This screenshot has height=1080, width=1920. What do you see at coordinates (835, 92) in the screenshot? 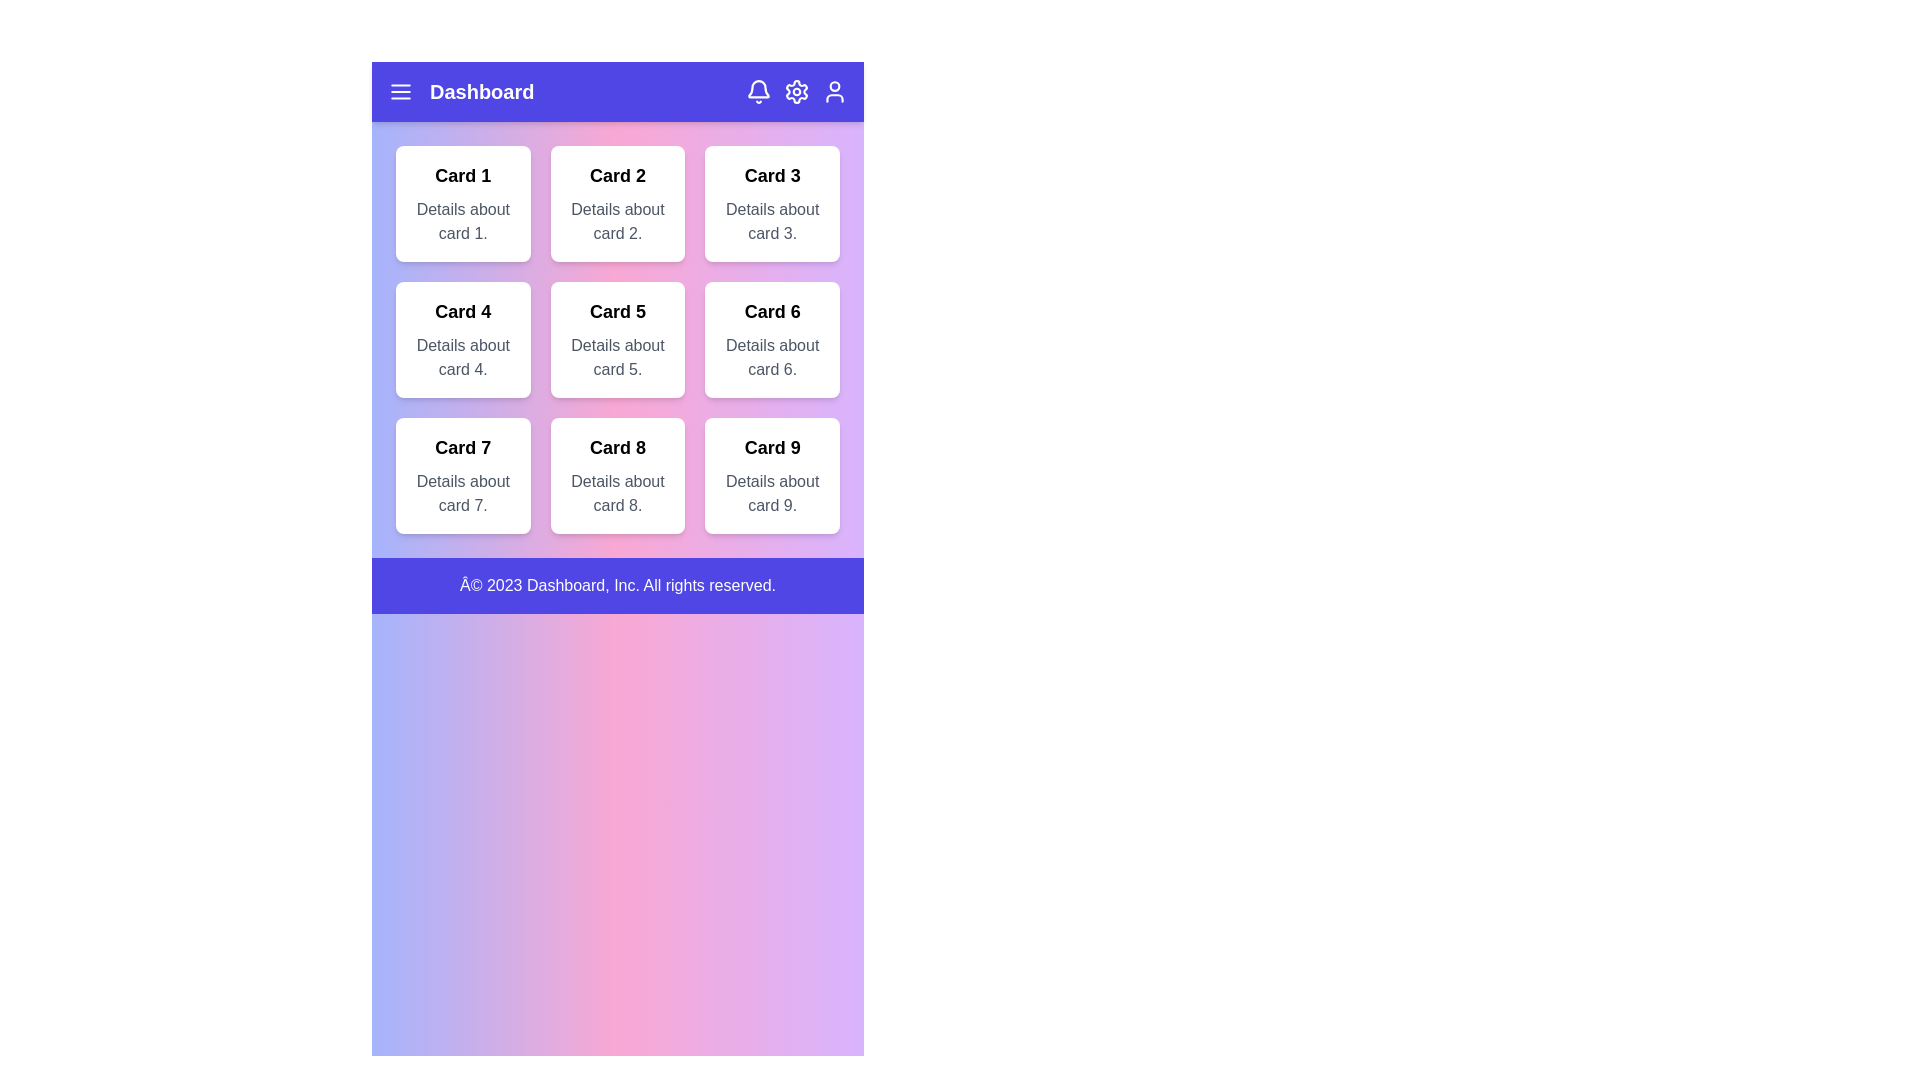
I see `the 'User' icon to access the user profile` at bounding box center [835, 92].